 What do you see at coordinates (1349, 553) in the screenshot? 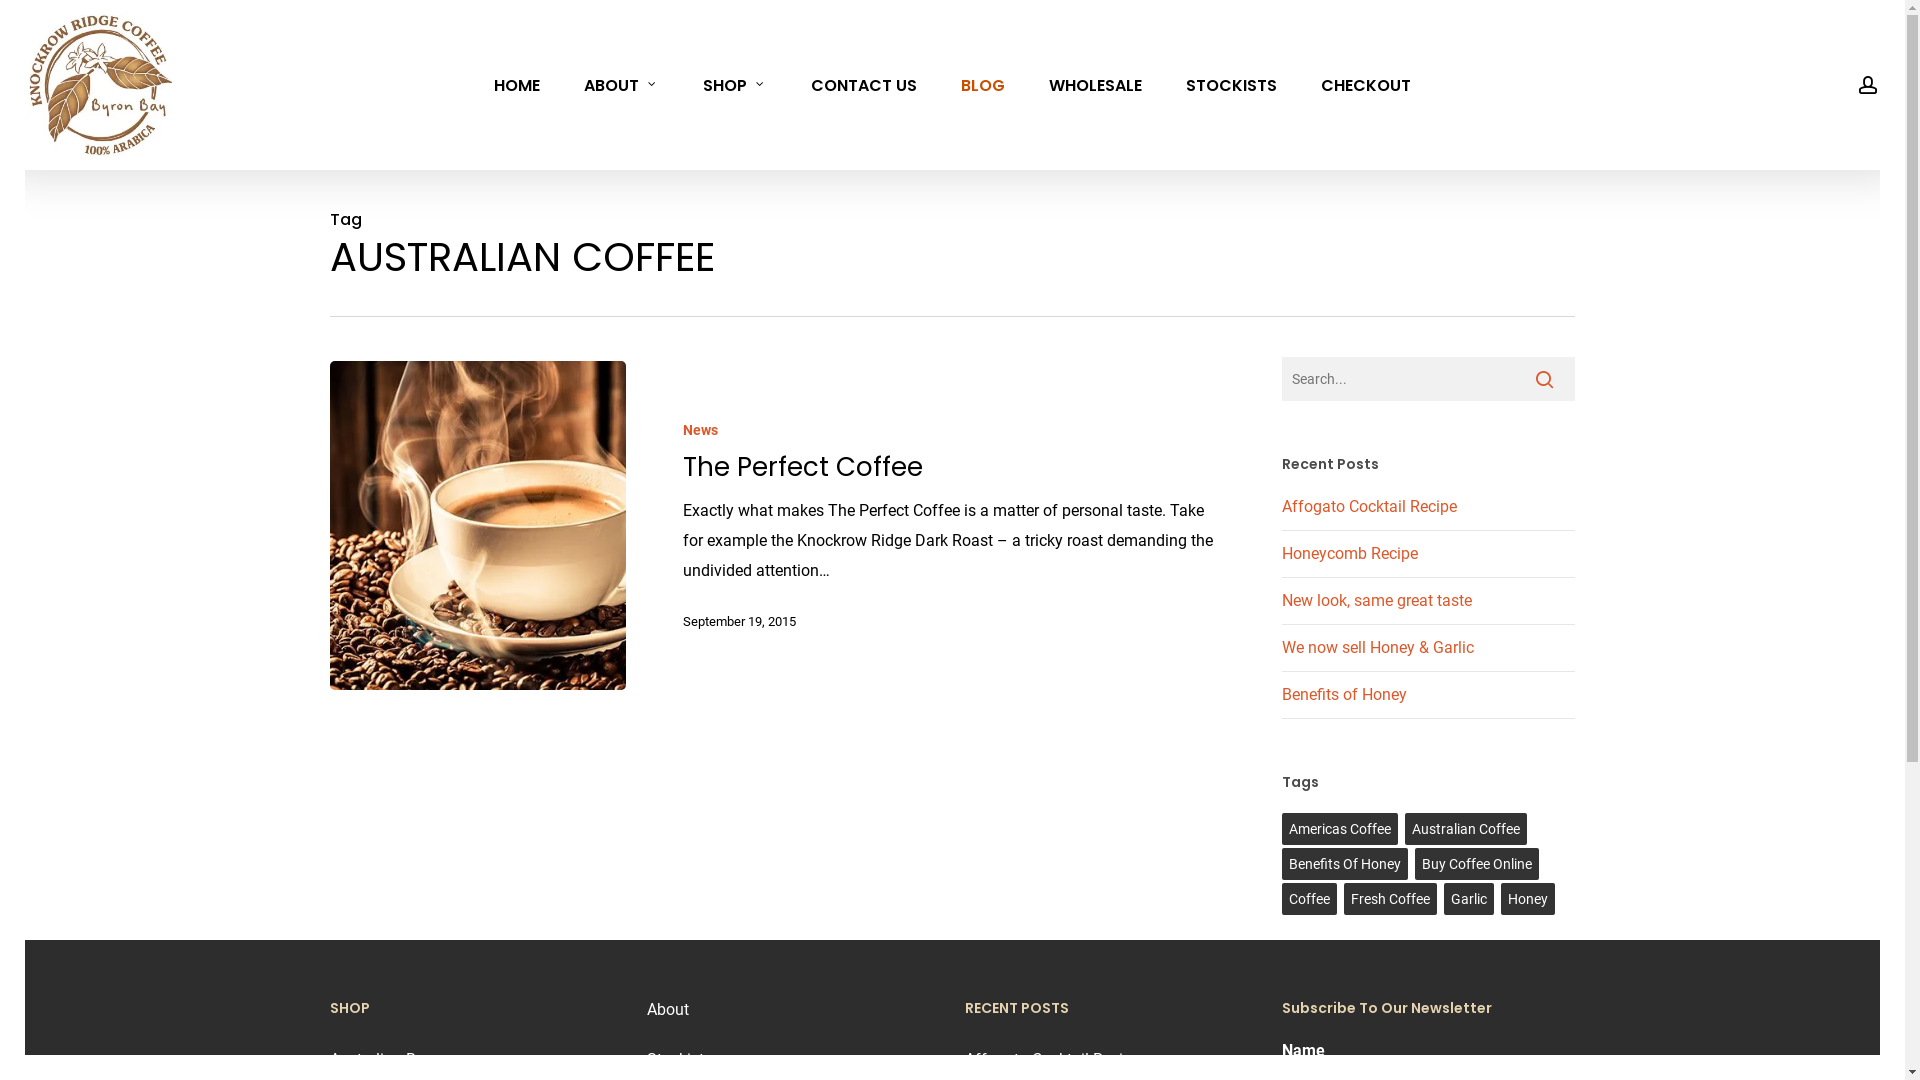
I see `'Honeycomb Recipe'` at bounding box center [1349, 553].